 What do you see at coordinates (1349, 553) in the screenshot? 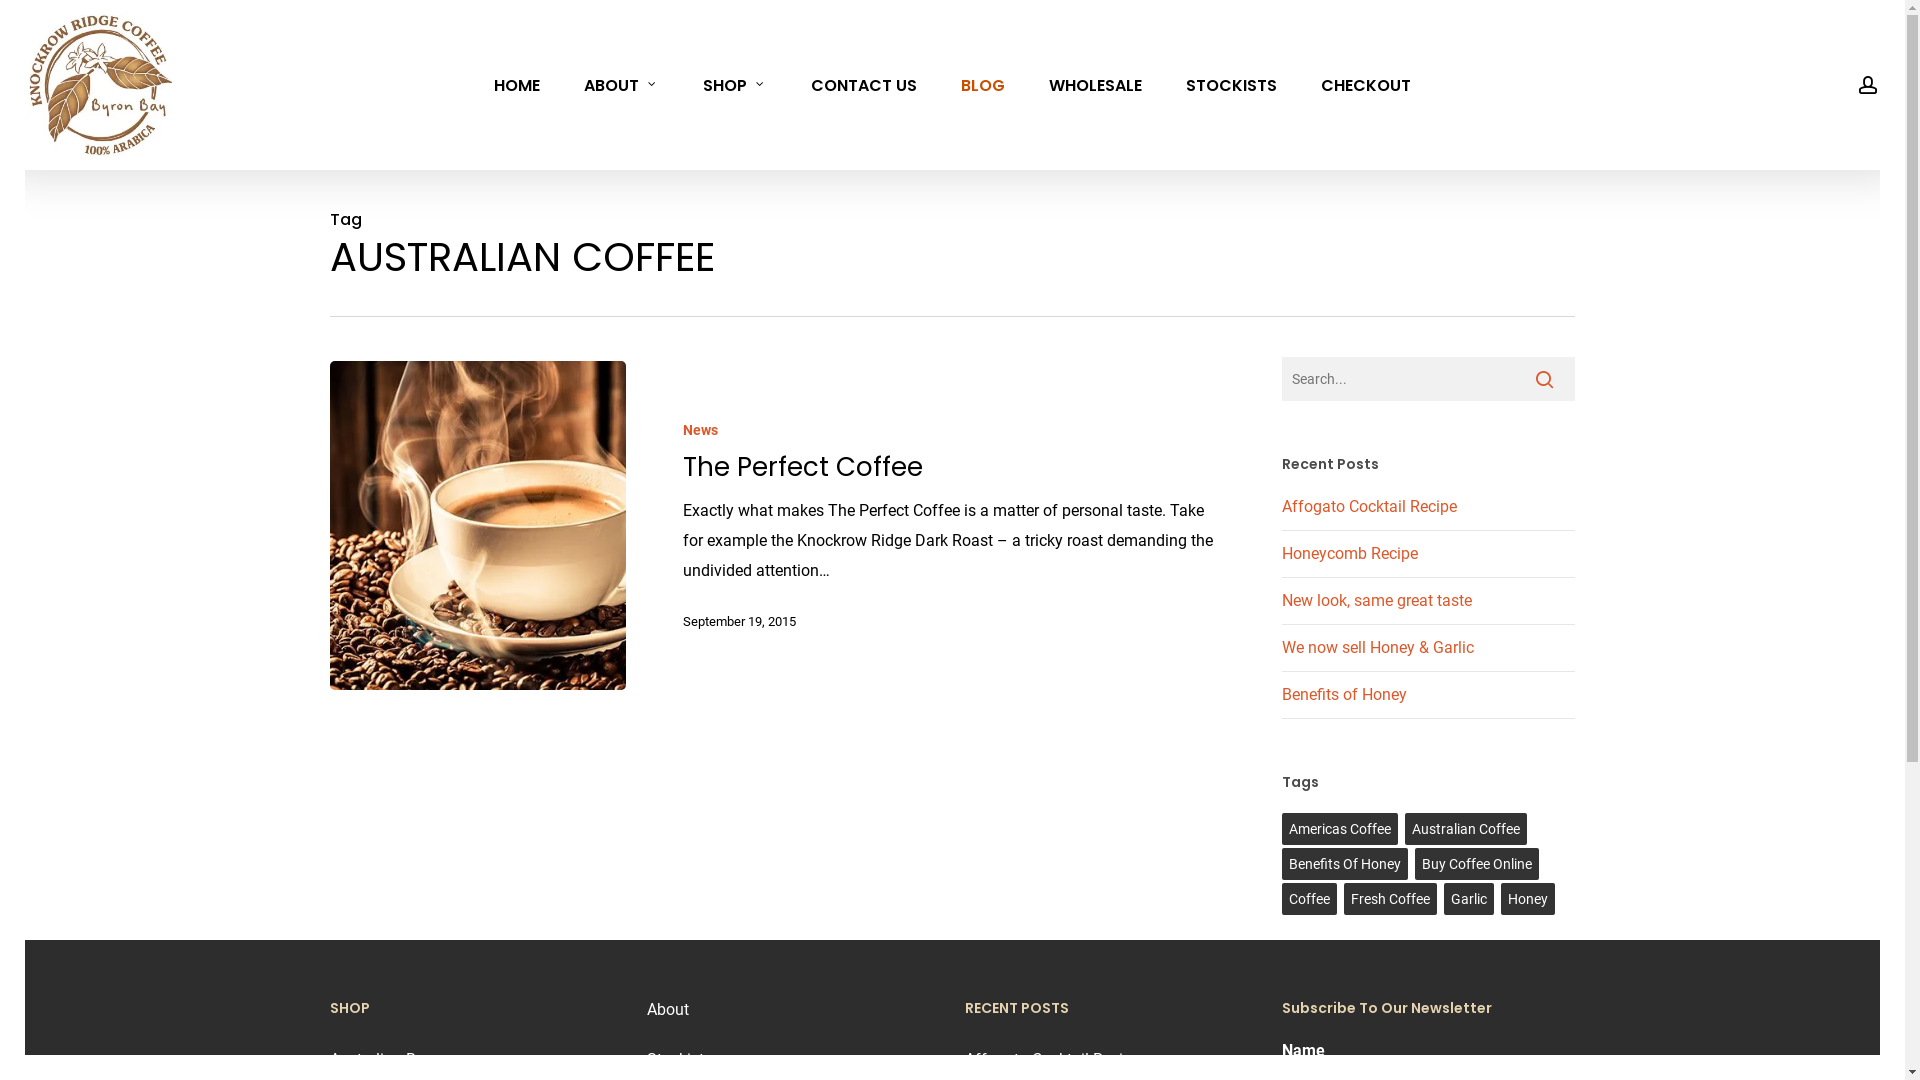
I see `'Honeycomb Recipe'` at bounding box center [1349, 553].